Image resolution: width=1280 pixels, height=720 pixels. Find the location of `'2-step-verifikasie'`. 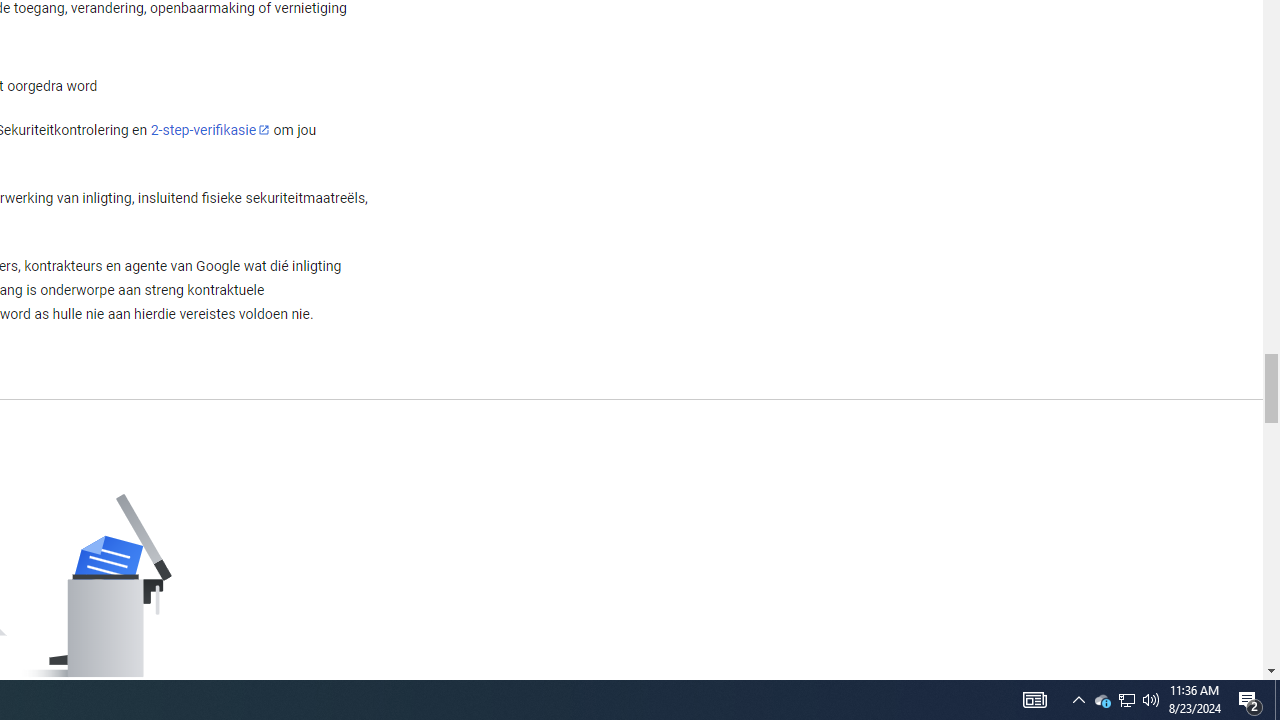

'2-step-verifikasie' is located at coordinates (210, 129).